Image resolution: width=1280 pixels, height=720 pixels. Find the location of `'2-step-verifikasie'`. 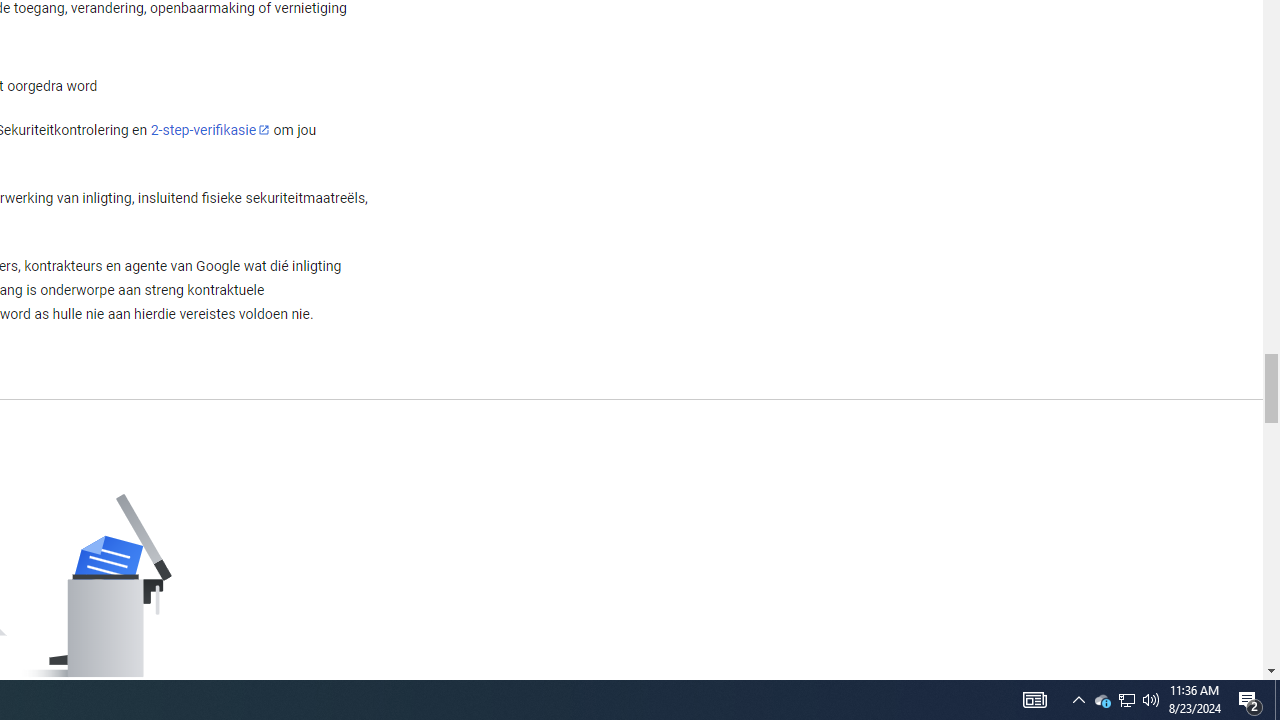

'2-step-verifikasie' is located at coordinates (210, 129).